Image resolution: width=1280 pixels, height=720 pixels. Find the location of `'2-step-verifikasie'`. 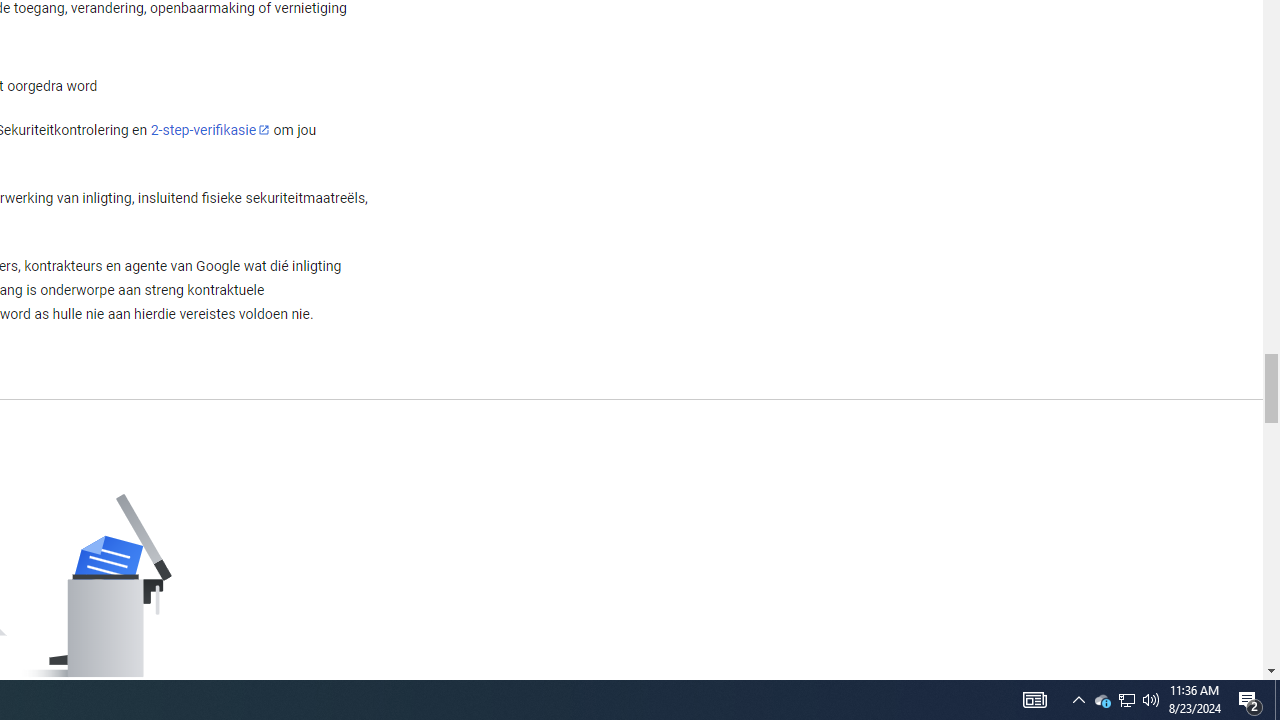

'2-step-verifikasie' is located at coordinates (210, 129).